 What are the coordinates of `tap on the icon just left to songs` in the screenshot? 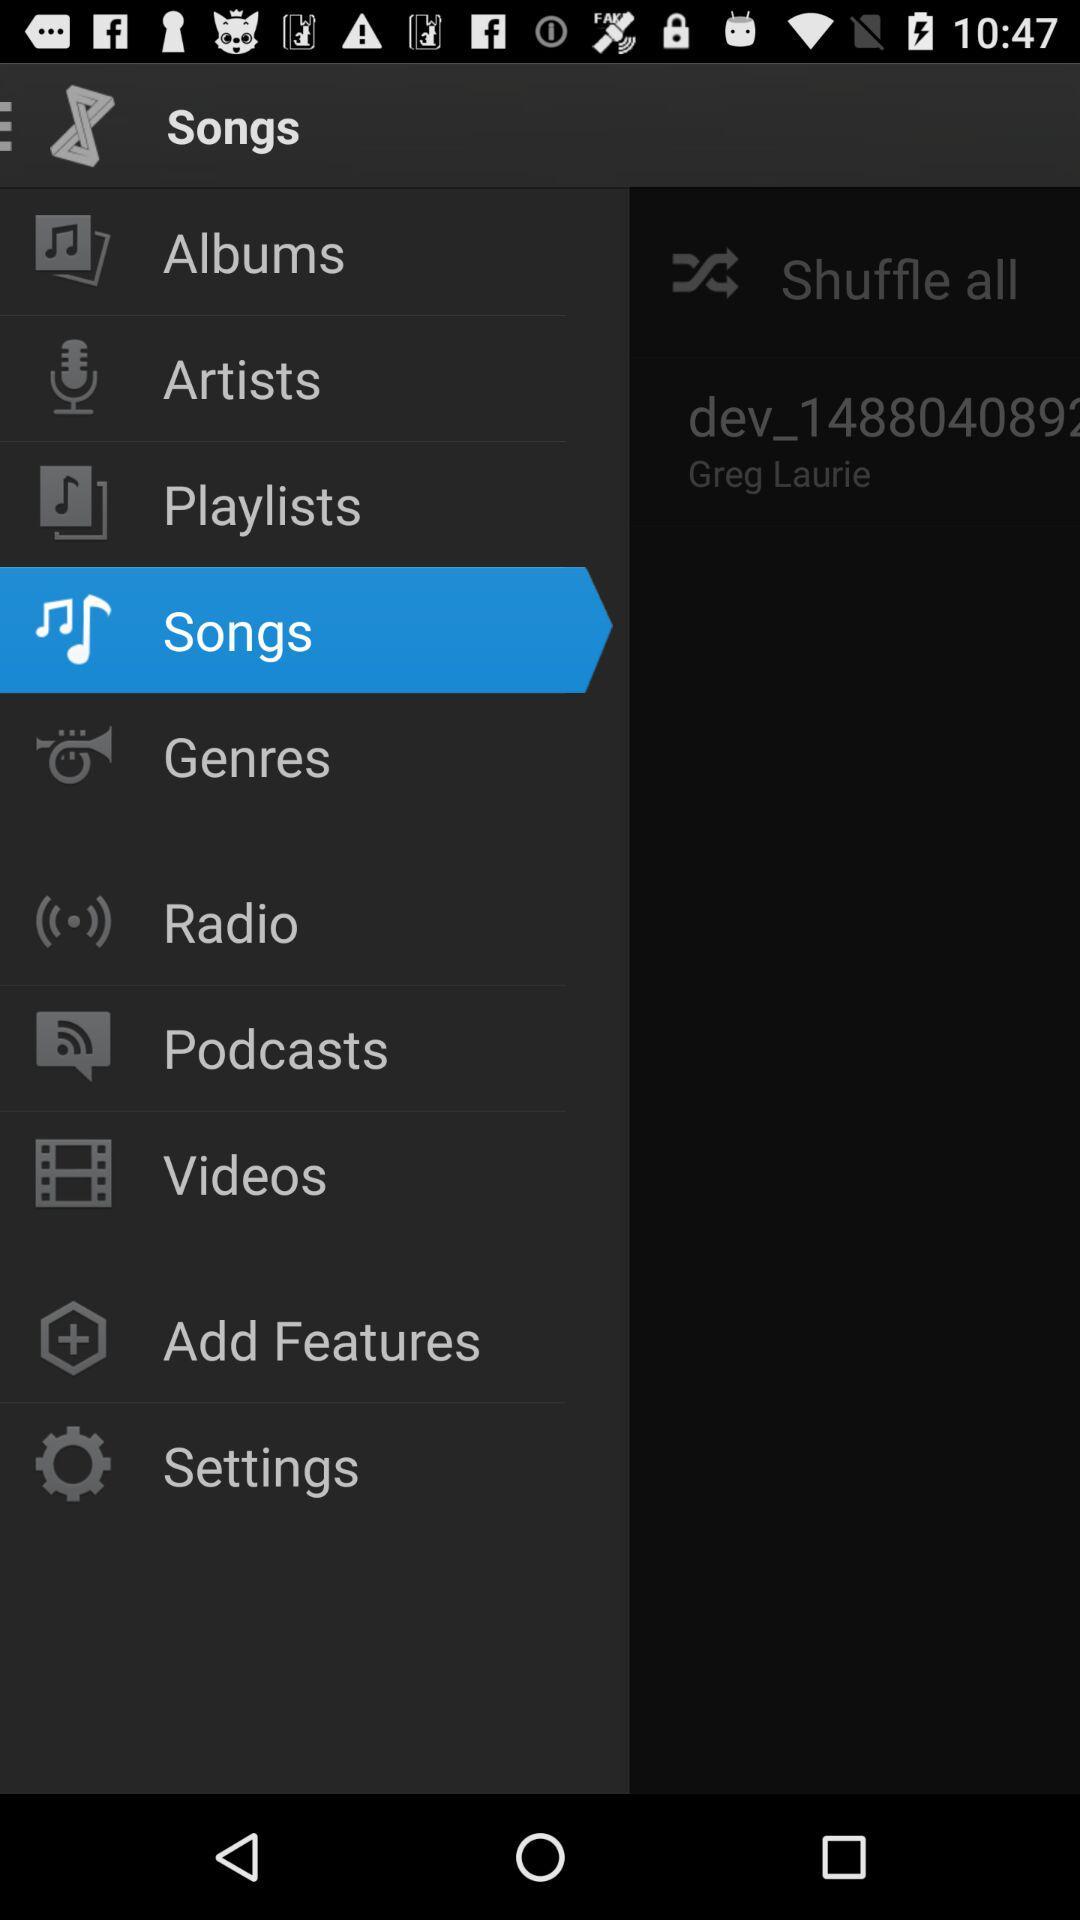 It's located at (82, 124).